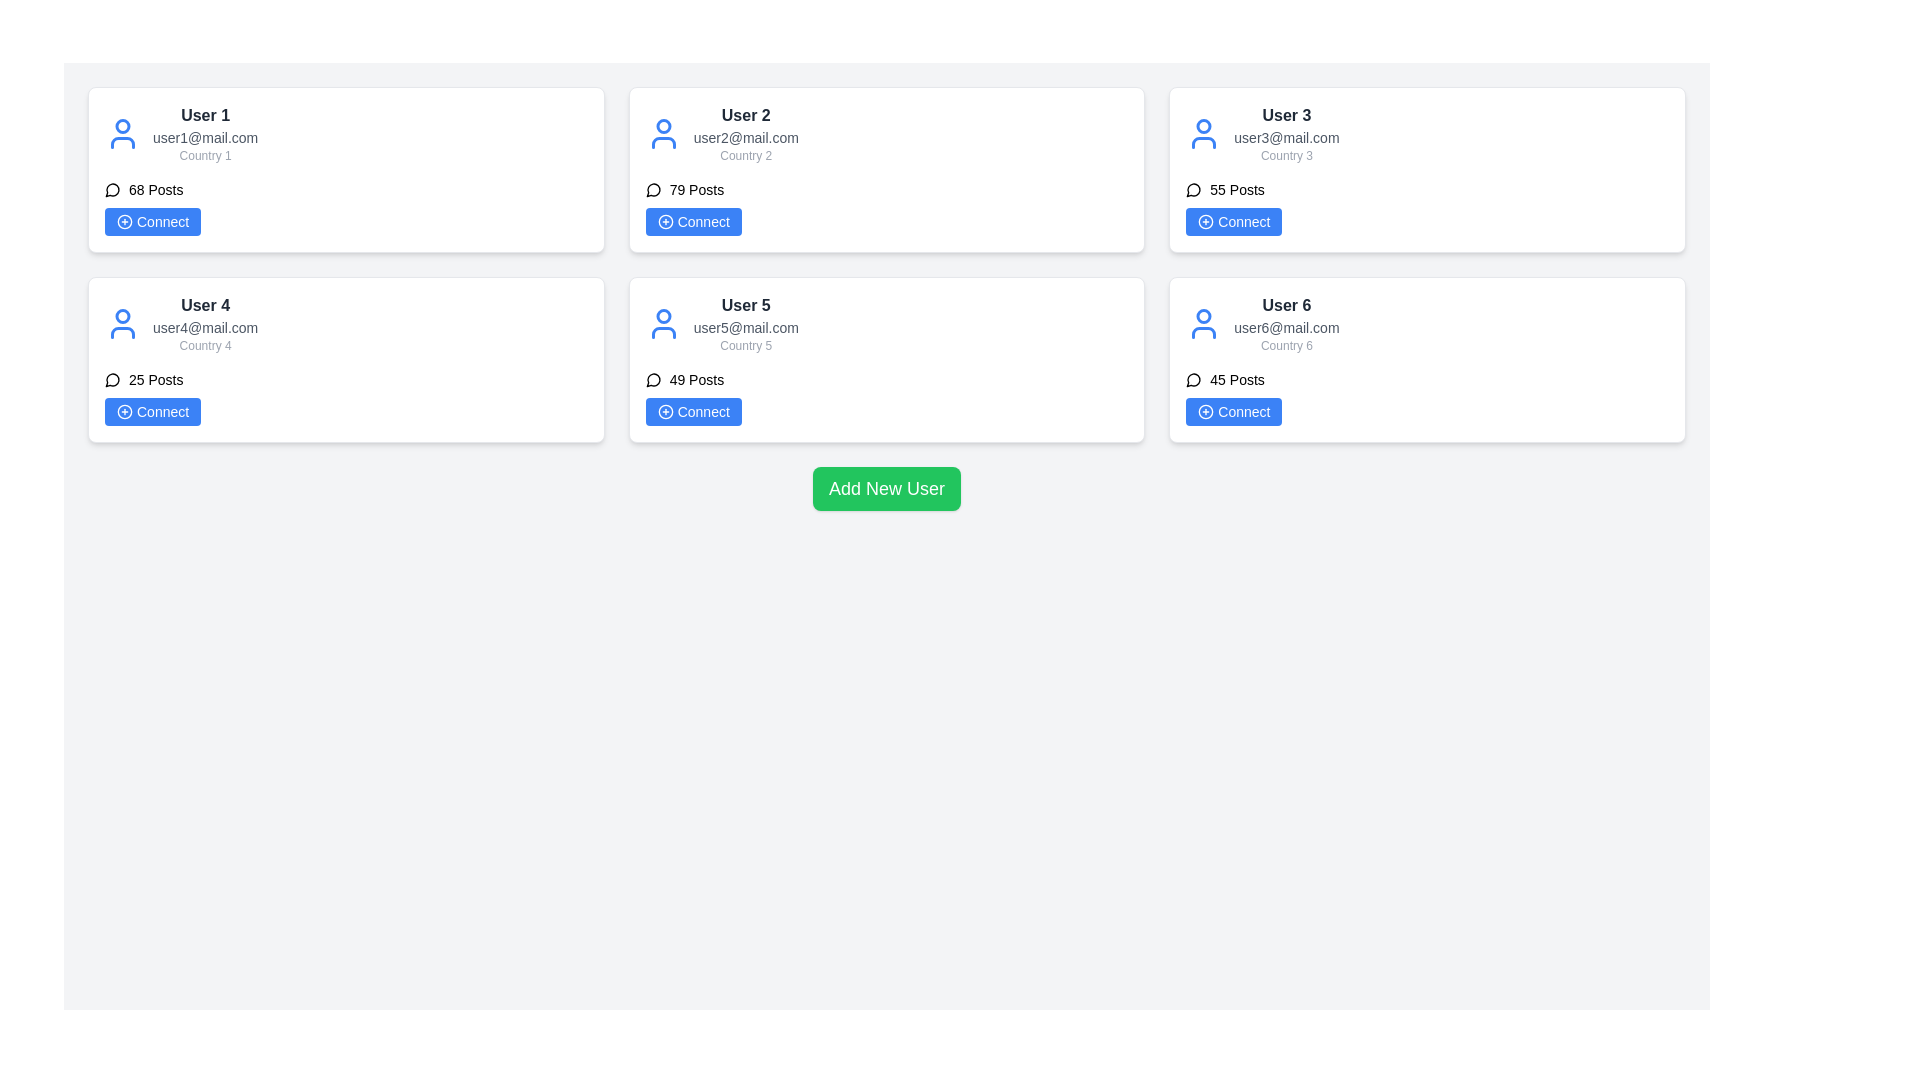 The height and width of the screenshot is (1080, 1920). I want to click on the user profile card located at the bottom-right of the grid layout, which contains user information such as name, email, country, and number of posts, so click(1426, 358).